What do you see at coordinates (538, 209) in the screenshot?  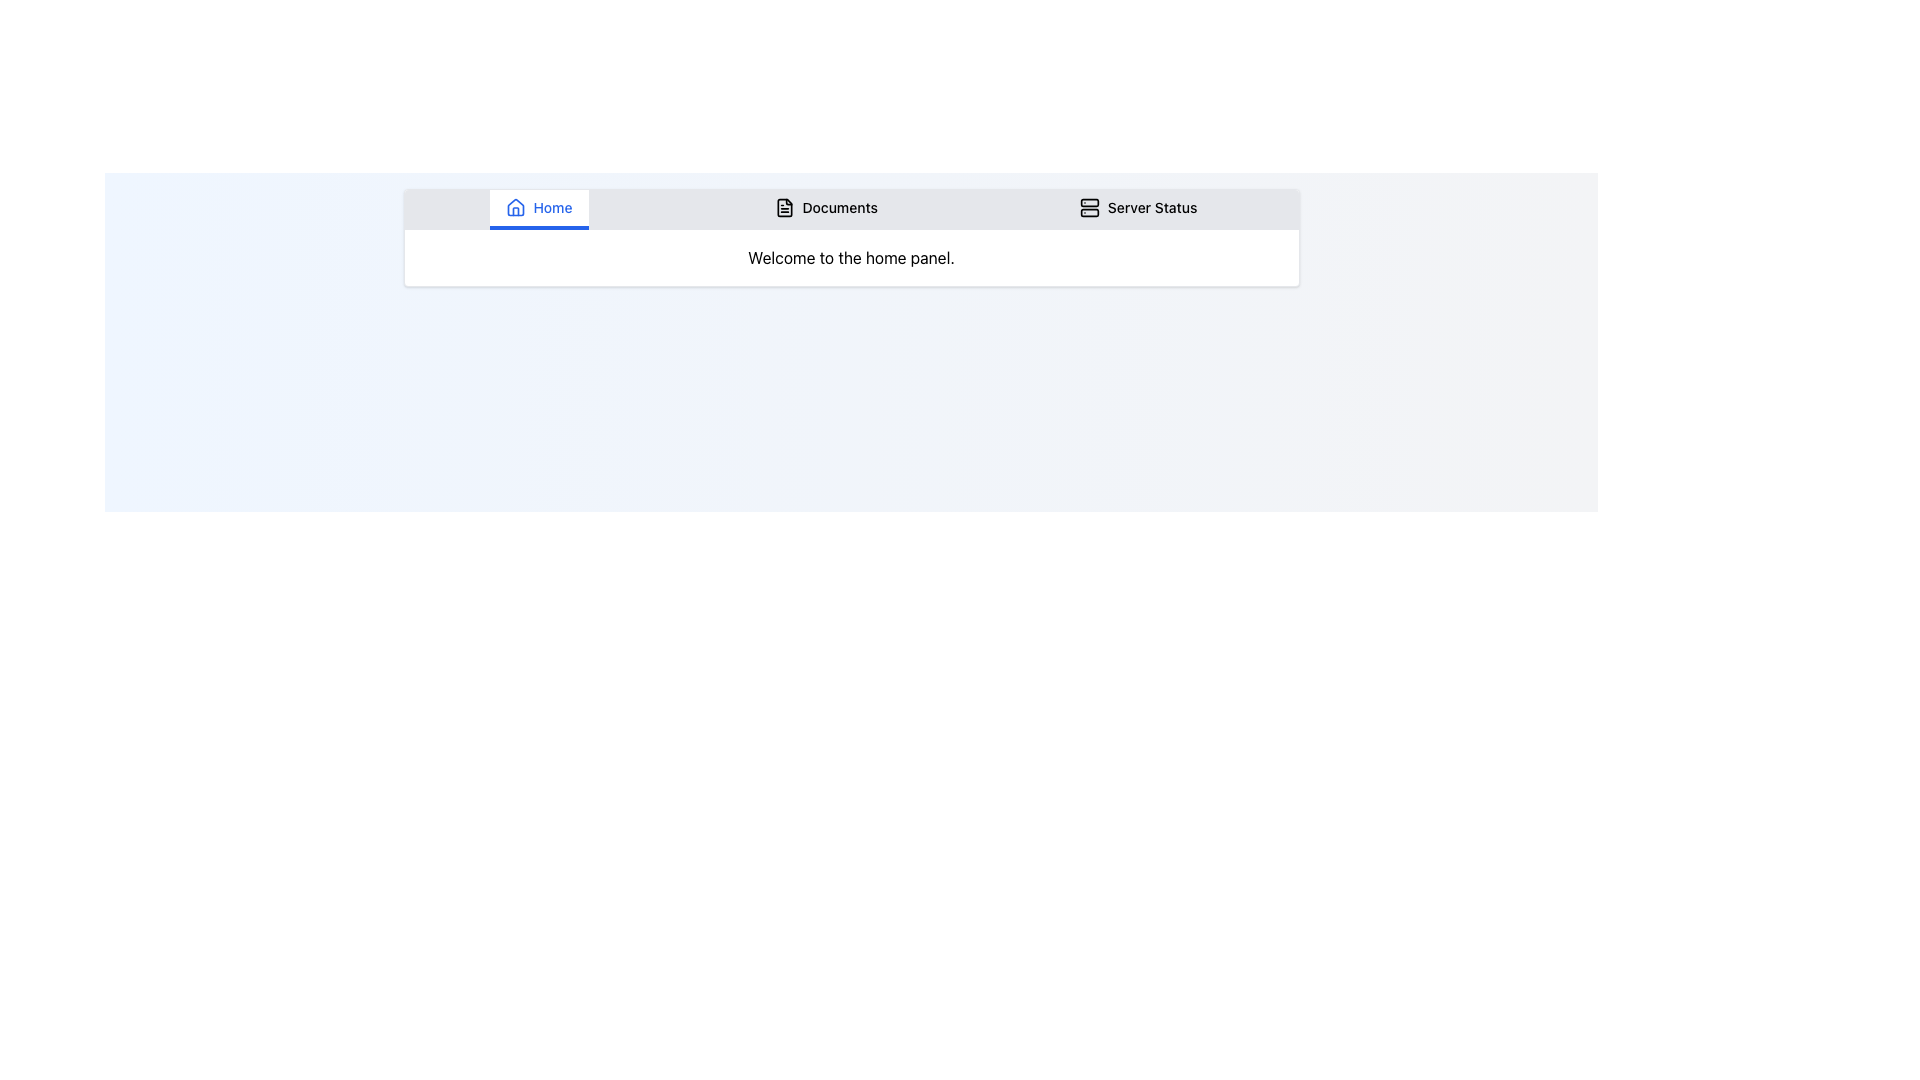 I see `the 'Home' navigation tab, which is the first tab with a white background, blue text, and a house icon` at bounding box center [538, 209].